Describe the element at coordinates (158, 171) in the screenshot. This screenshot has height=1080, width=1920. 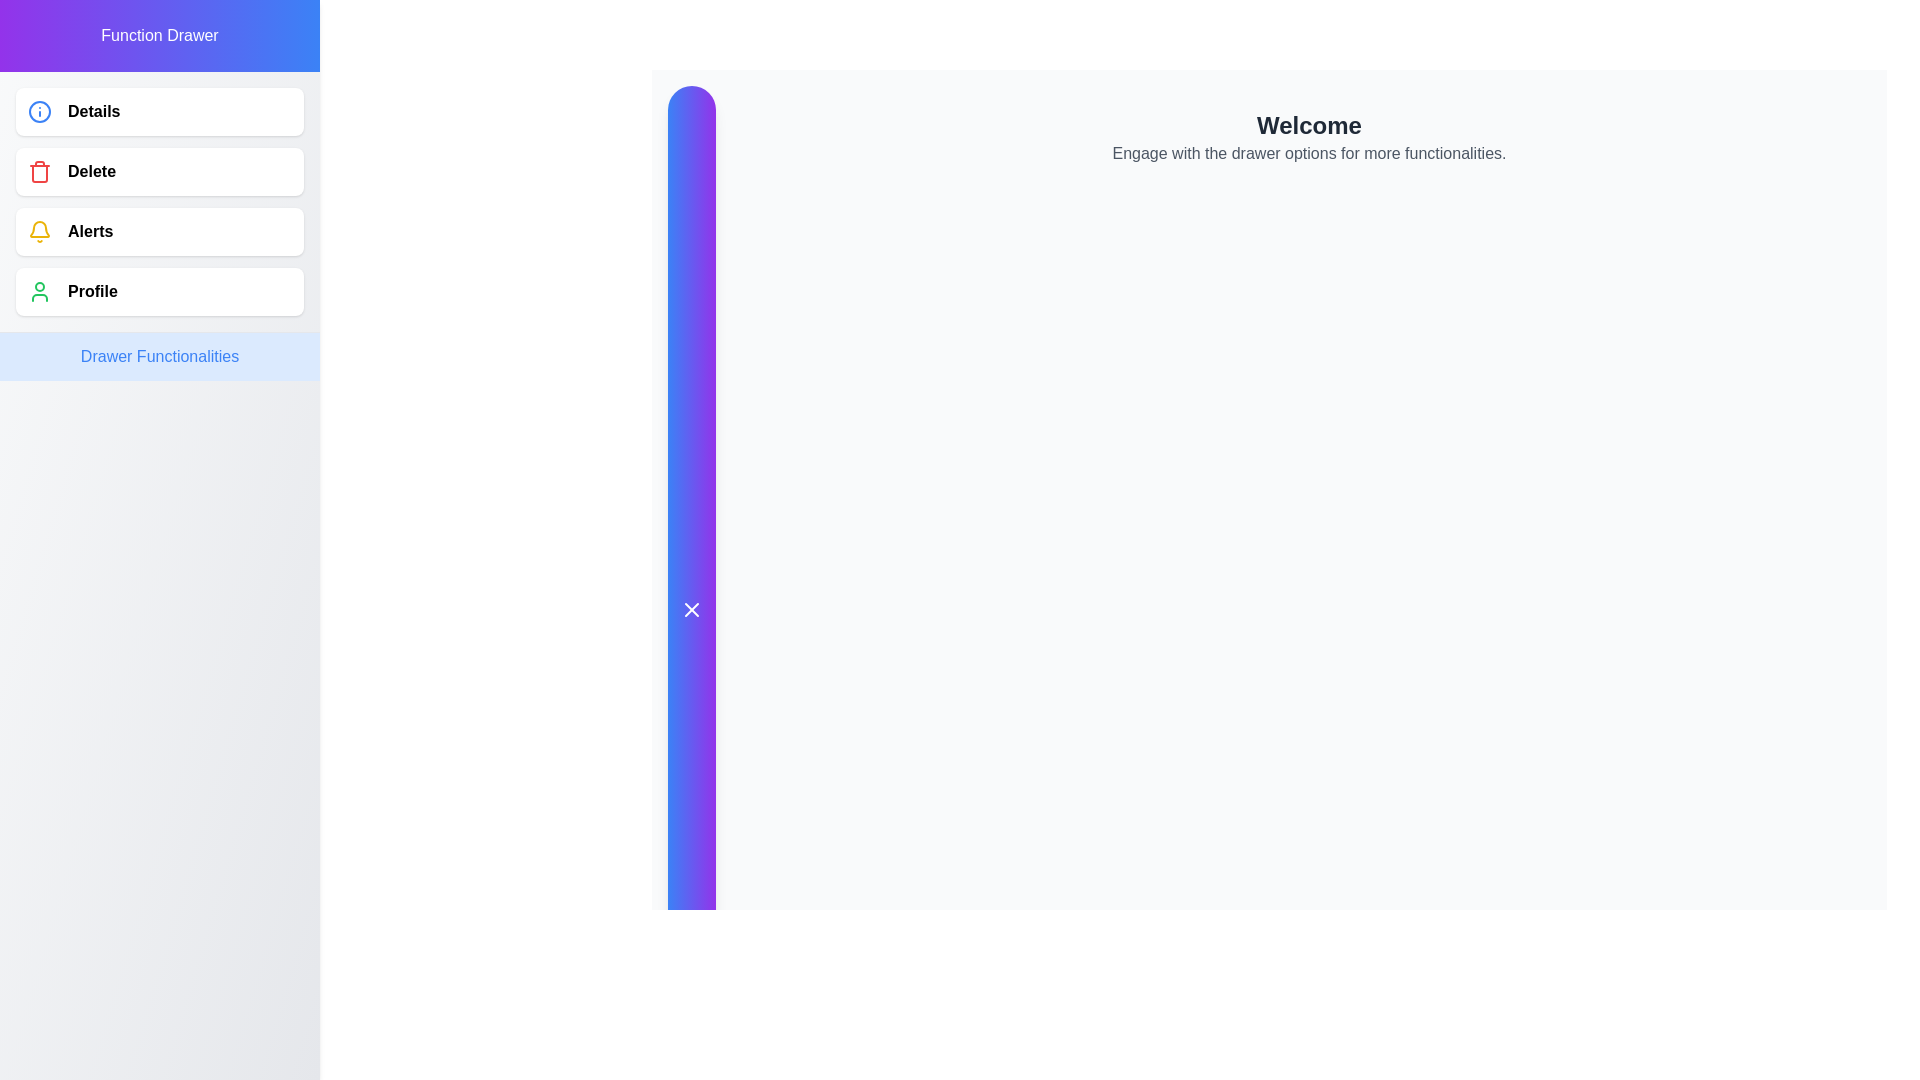
I see `the delete button located between the 'Details' and 'Alerts' buttons in the vertical menu at the top-left corner of the layout` at that location.